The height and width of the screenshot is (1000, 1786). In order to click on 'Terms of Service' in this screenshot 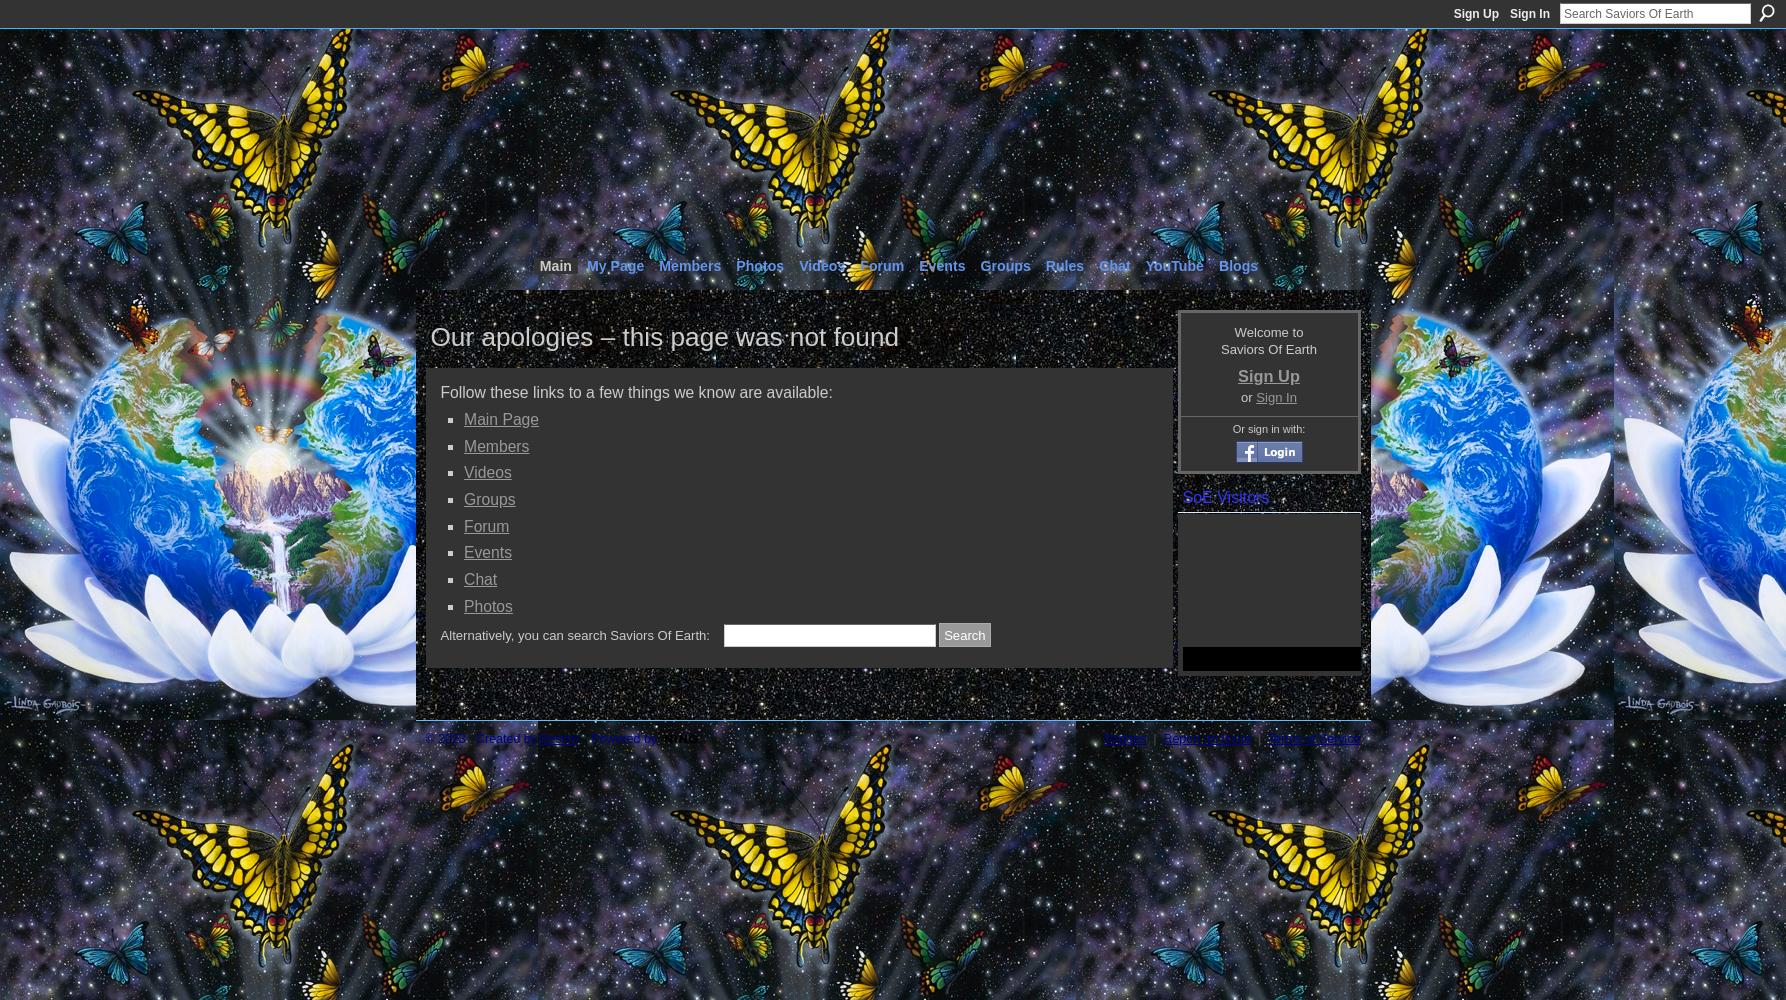, I will do `click(1313, 737)`.